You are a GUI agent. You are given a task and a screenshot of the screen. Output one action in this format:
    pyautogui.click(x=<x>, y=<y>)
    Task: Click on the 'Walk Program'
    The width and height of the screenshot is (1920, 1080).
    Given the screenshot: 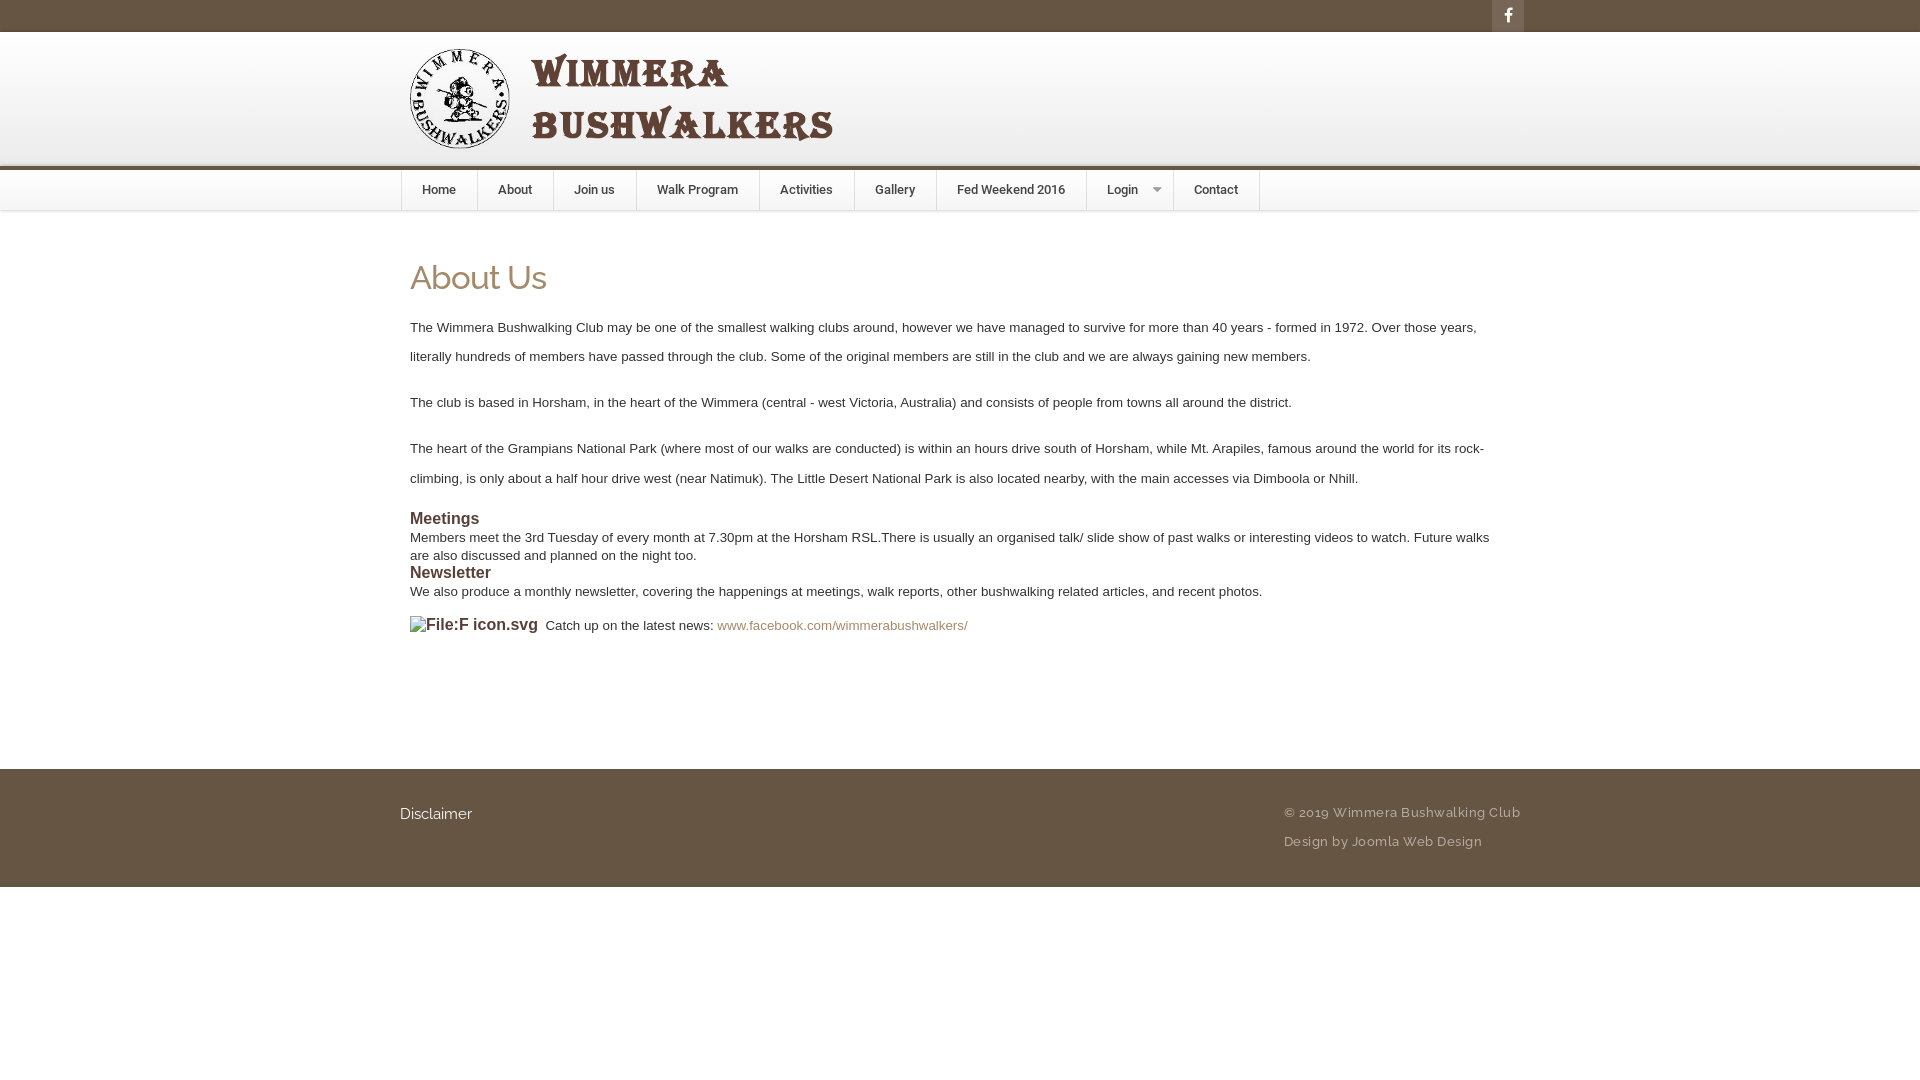 What is the action you would take?
    pyautogui.click(x=697, y=189)
    